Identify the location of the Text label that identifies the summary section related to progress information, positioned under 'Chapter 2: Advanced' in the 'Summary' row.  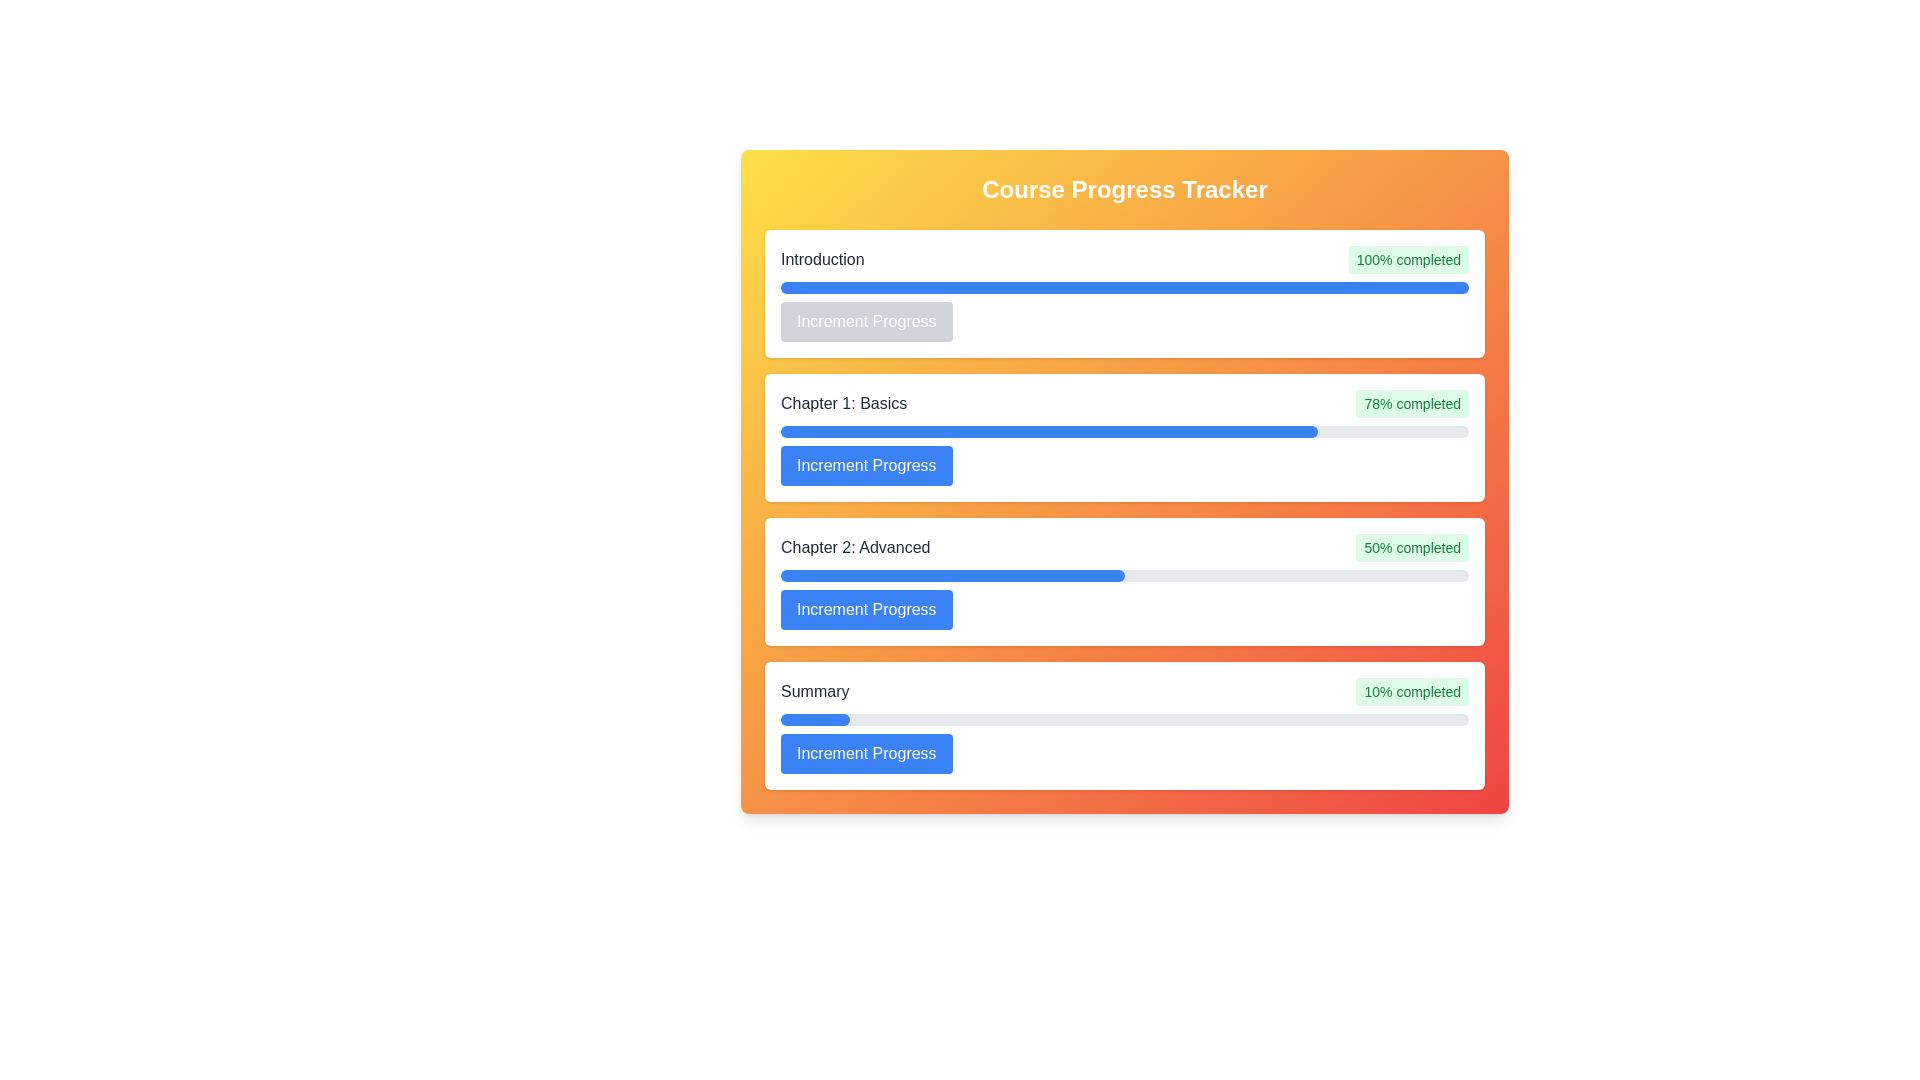
(815, 690).